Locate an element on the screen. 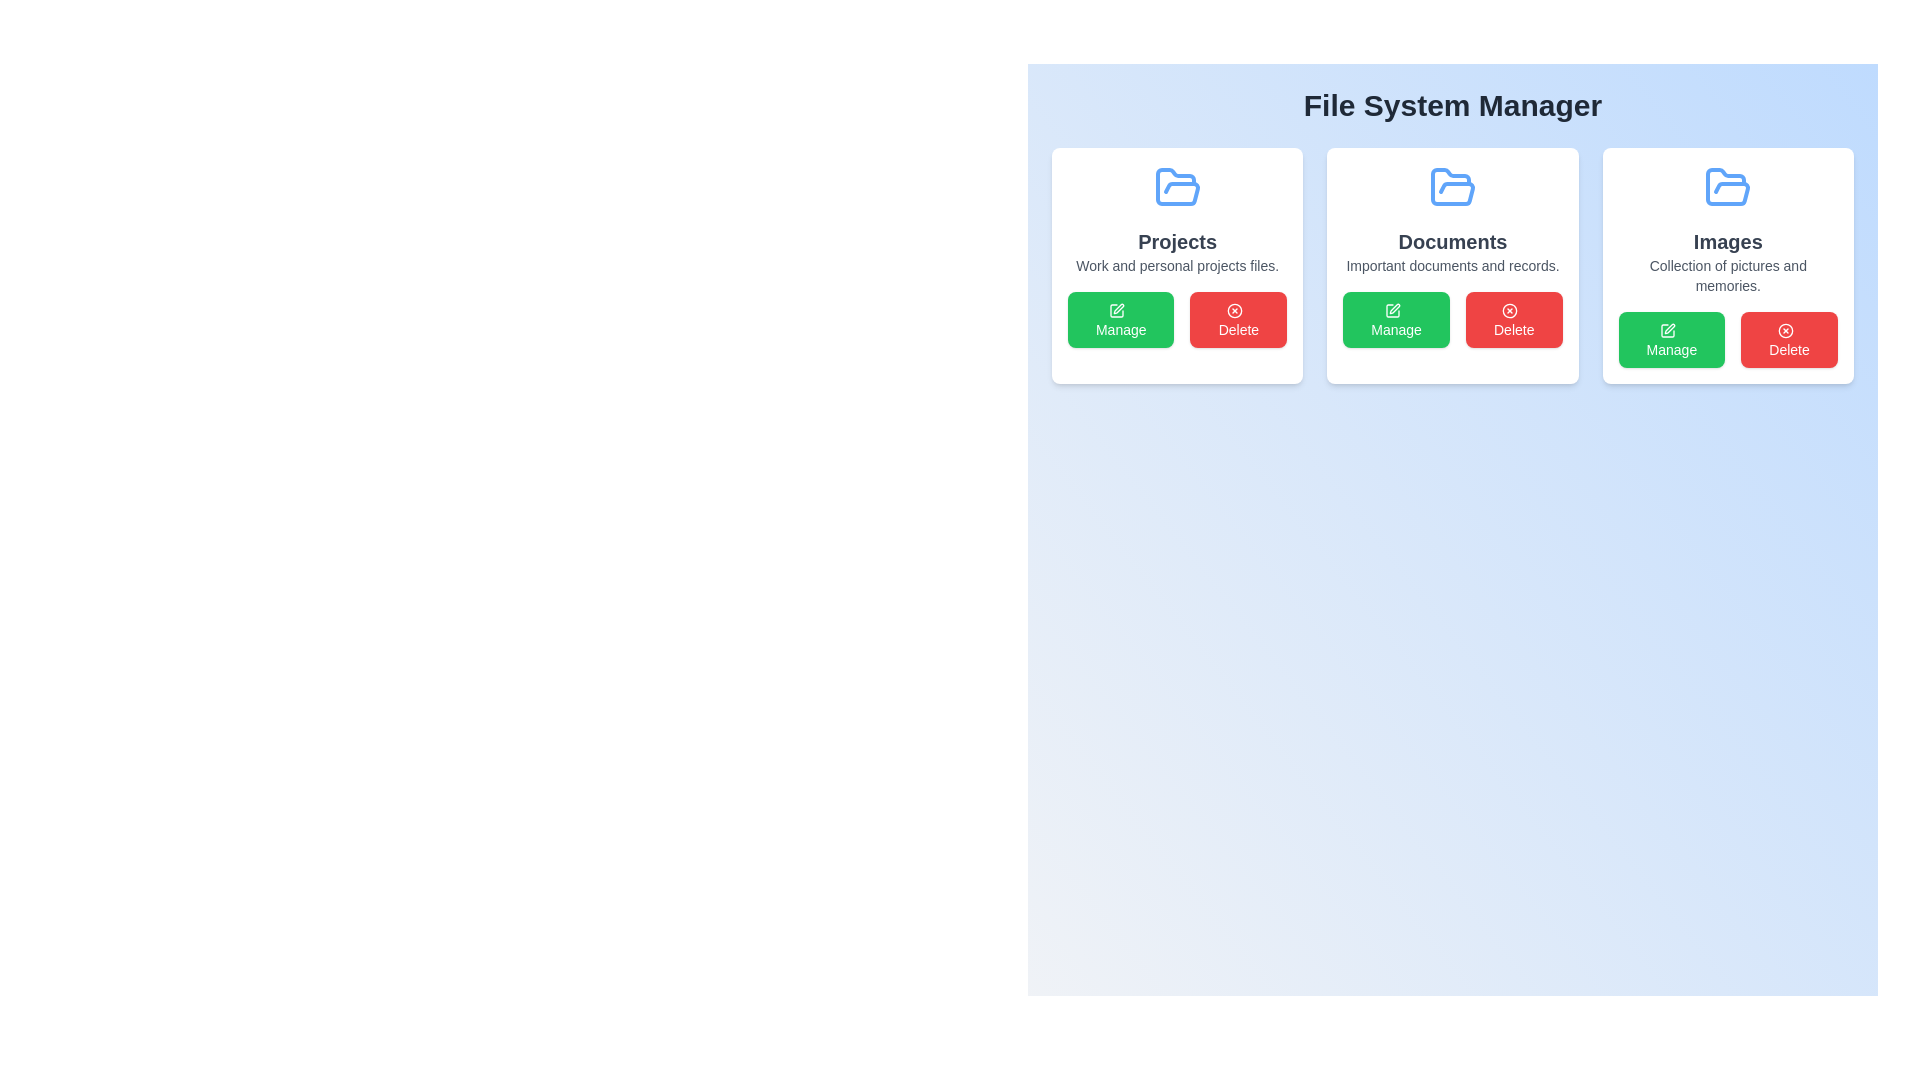  the circular outline element within the SVG design of the delete button in the second card labeled 'Documents' is located at coordinates (1510, 311).